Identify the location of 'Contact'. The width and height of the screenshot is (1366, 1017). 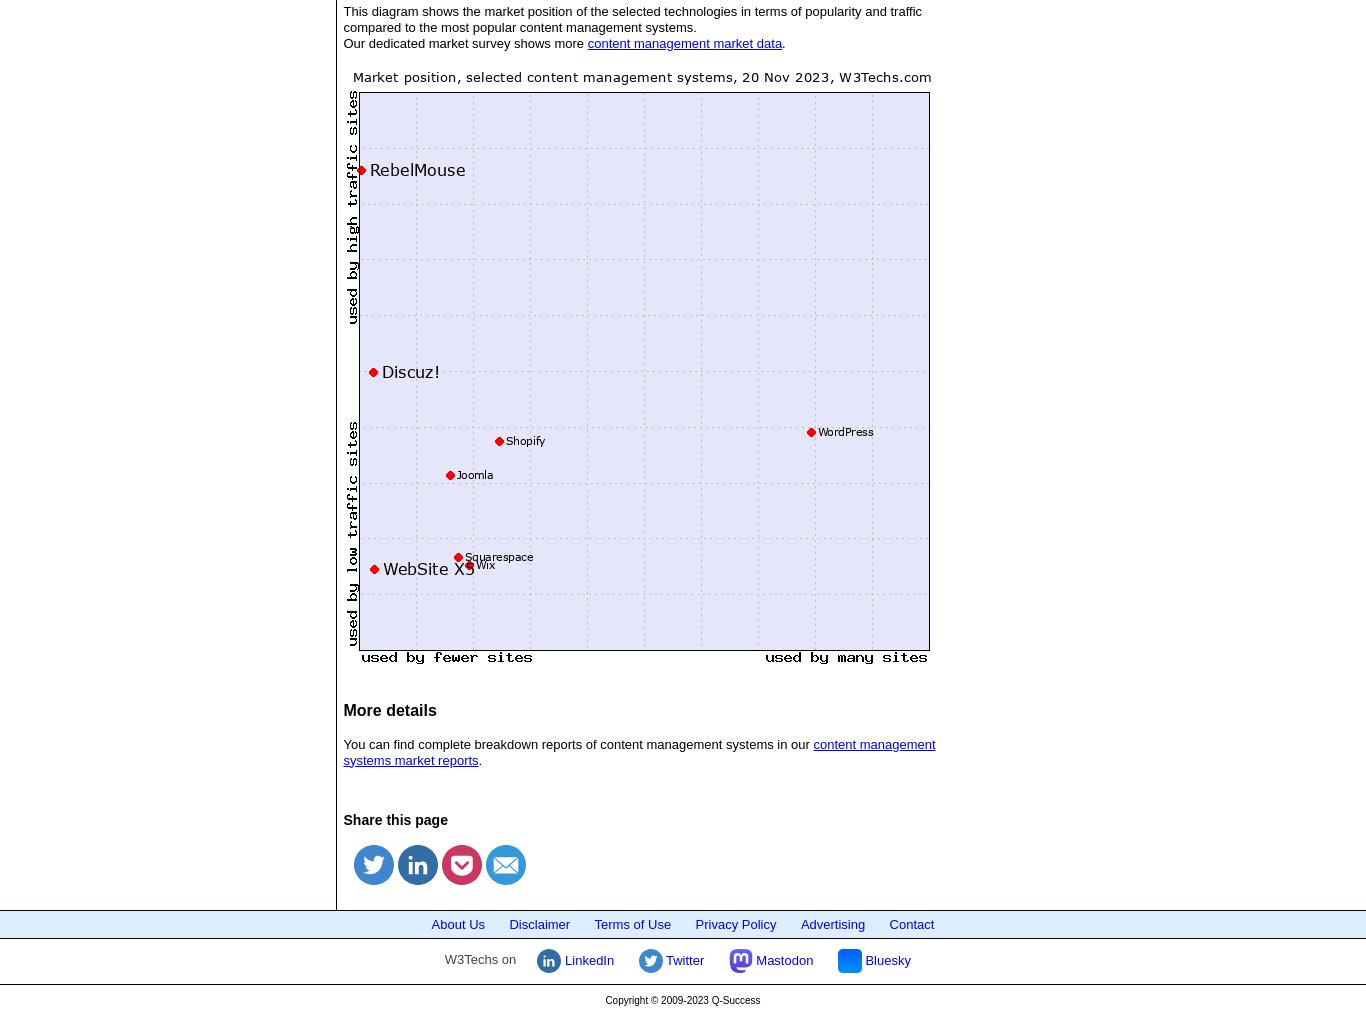
(887, 922).